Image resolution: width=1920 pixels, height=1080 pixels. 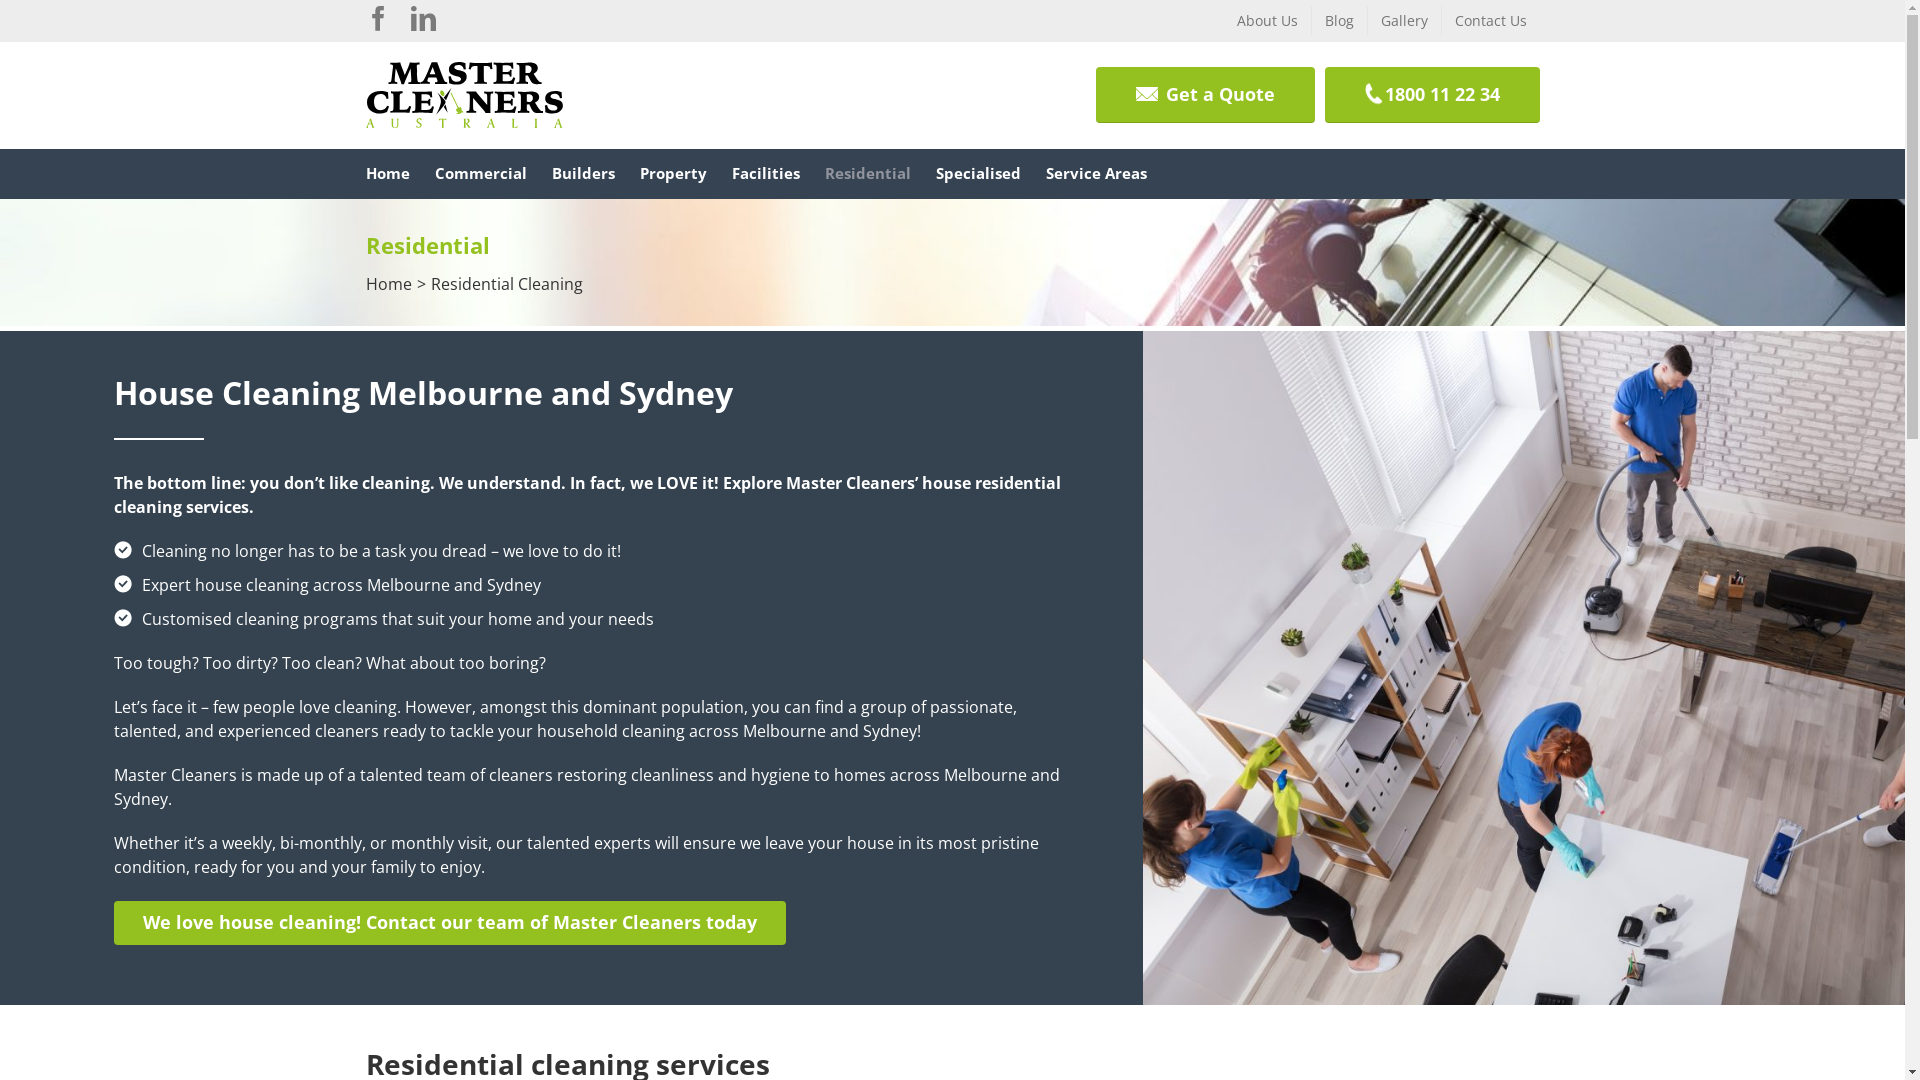 What do you see at coordinates (1491, 20) in the screenshot?
I see `'Contact Us'` at bounding box center [1491, 20].